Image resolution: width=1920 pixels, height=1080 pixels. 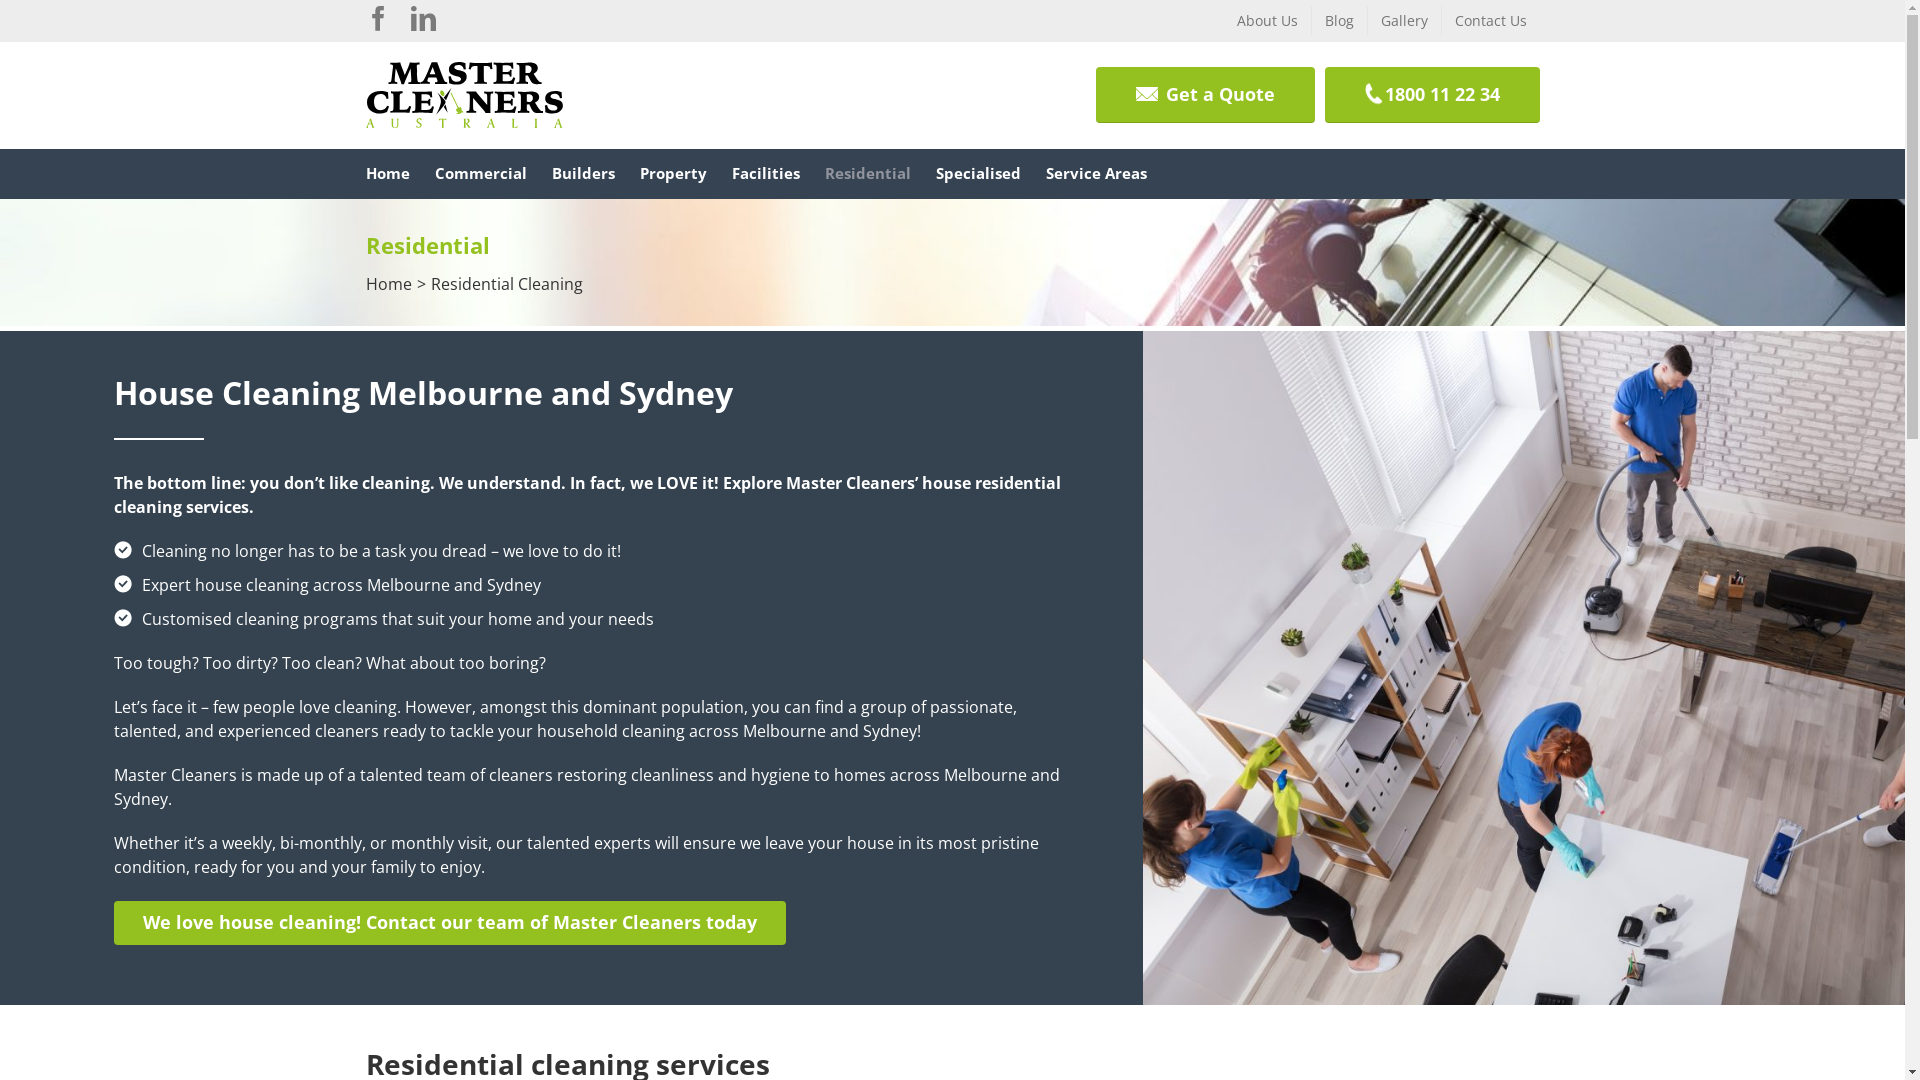 What do you see at coordinates (1491, 20) in the screenshot?
I see `'Contact Us'` at bounding box center [1491, 20].